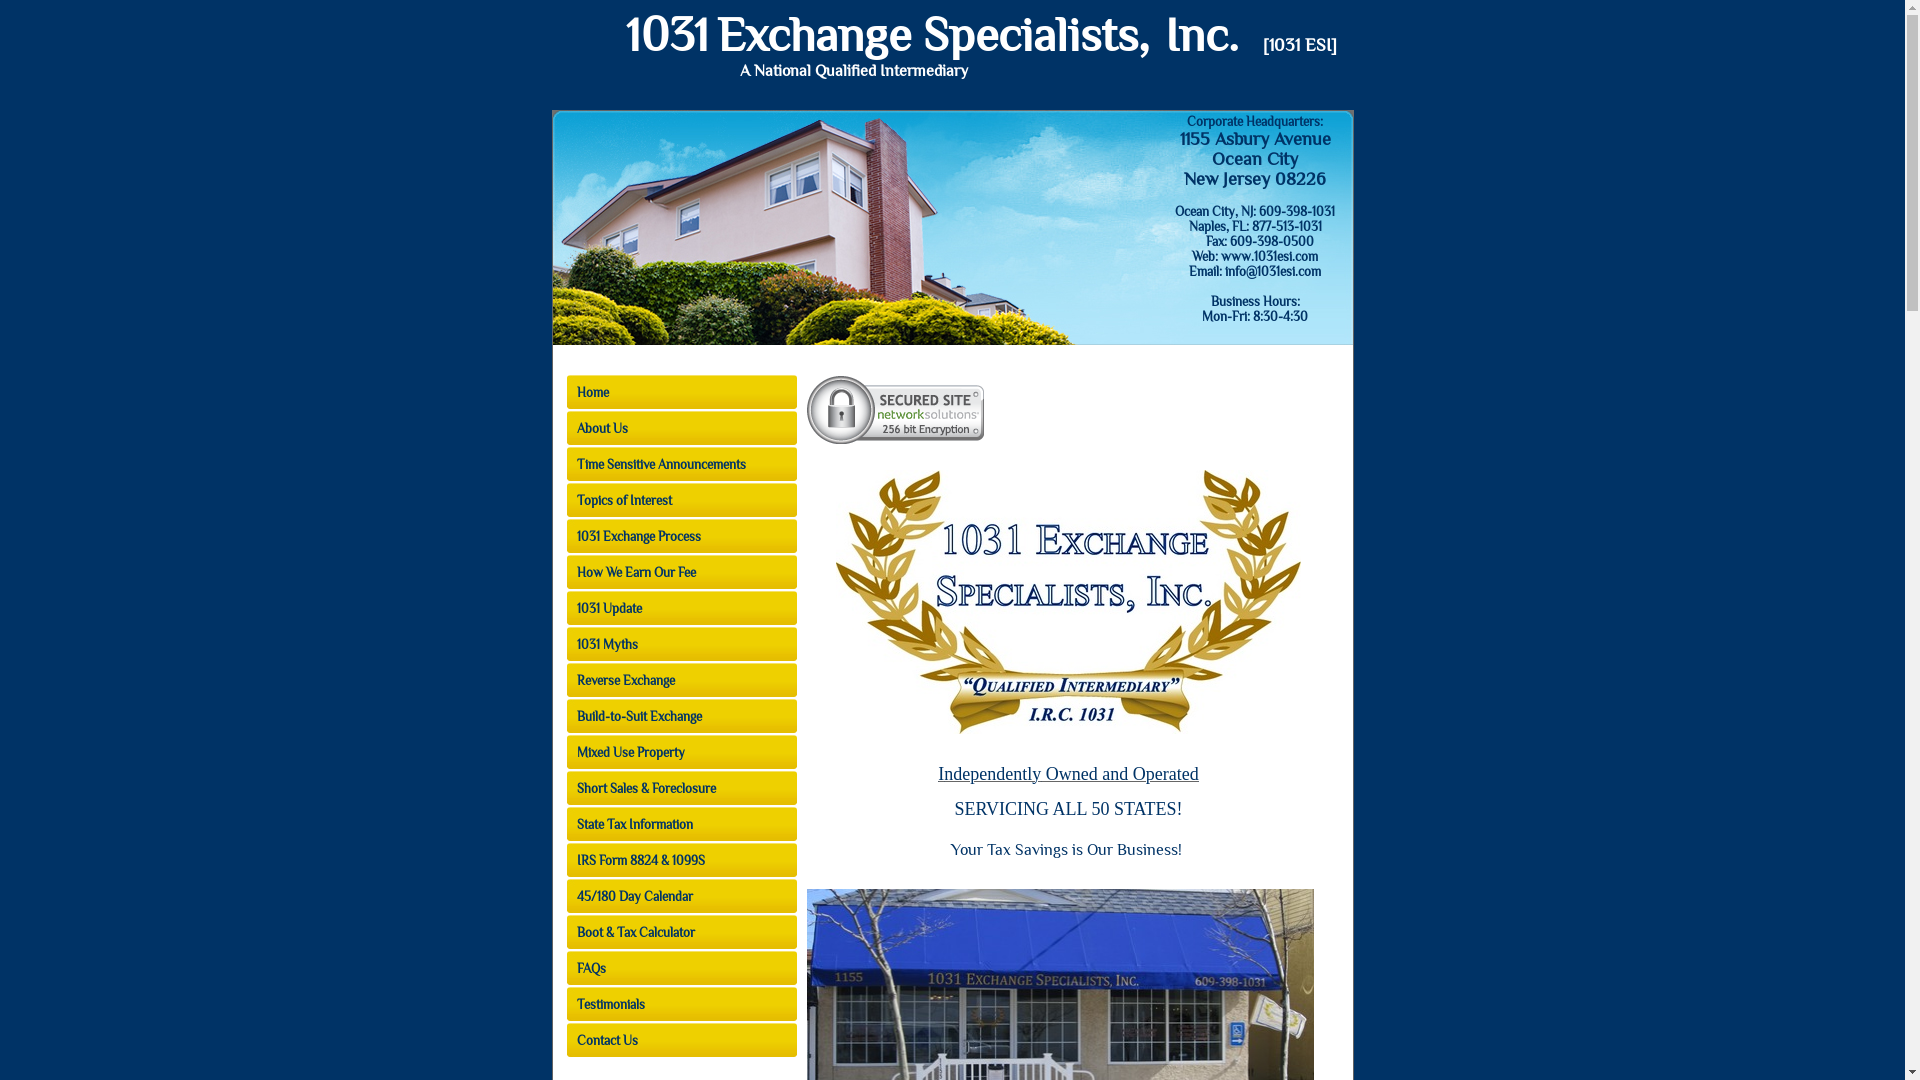 This screenshot has width=1920, height=1080. I want to click on 'Contact Us', so click(681, 1039).